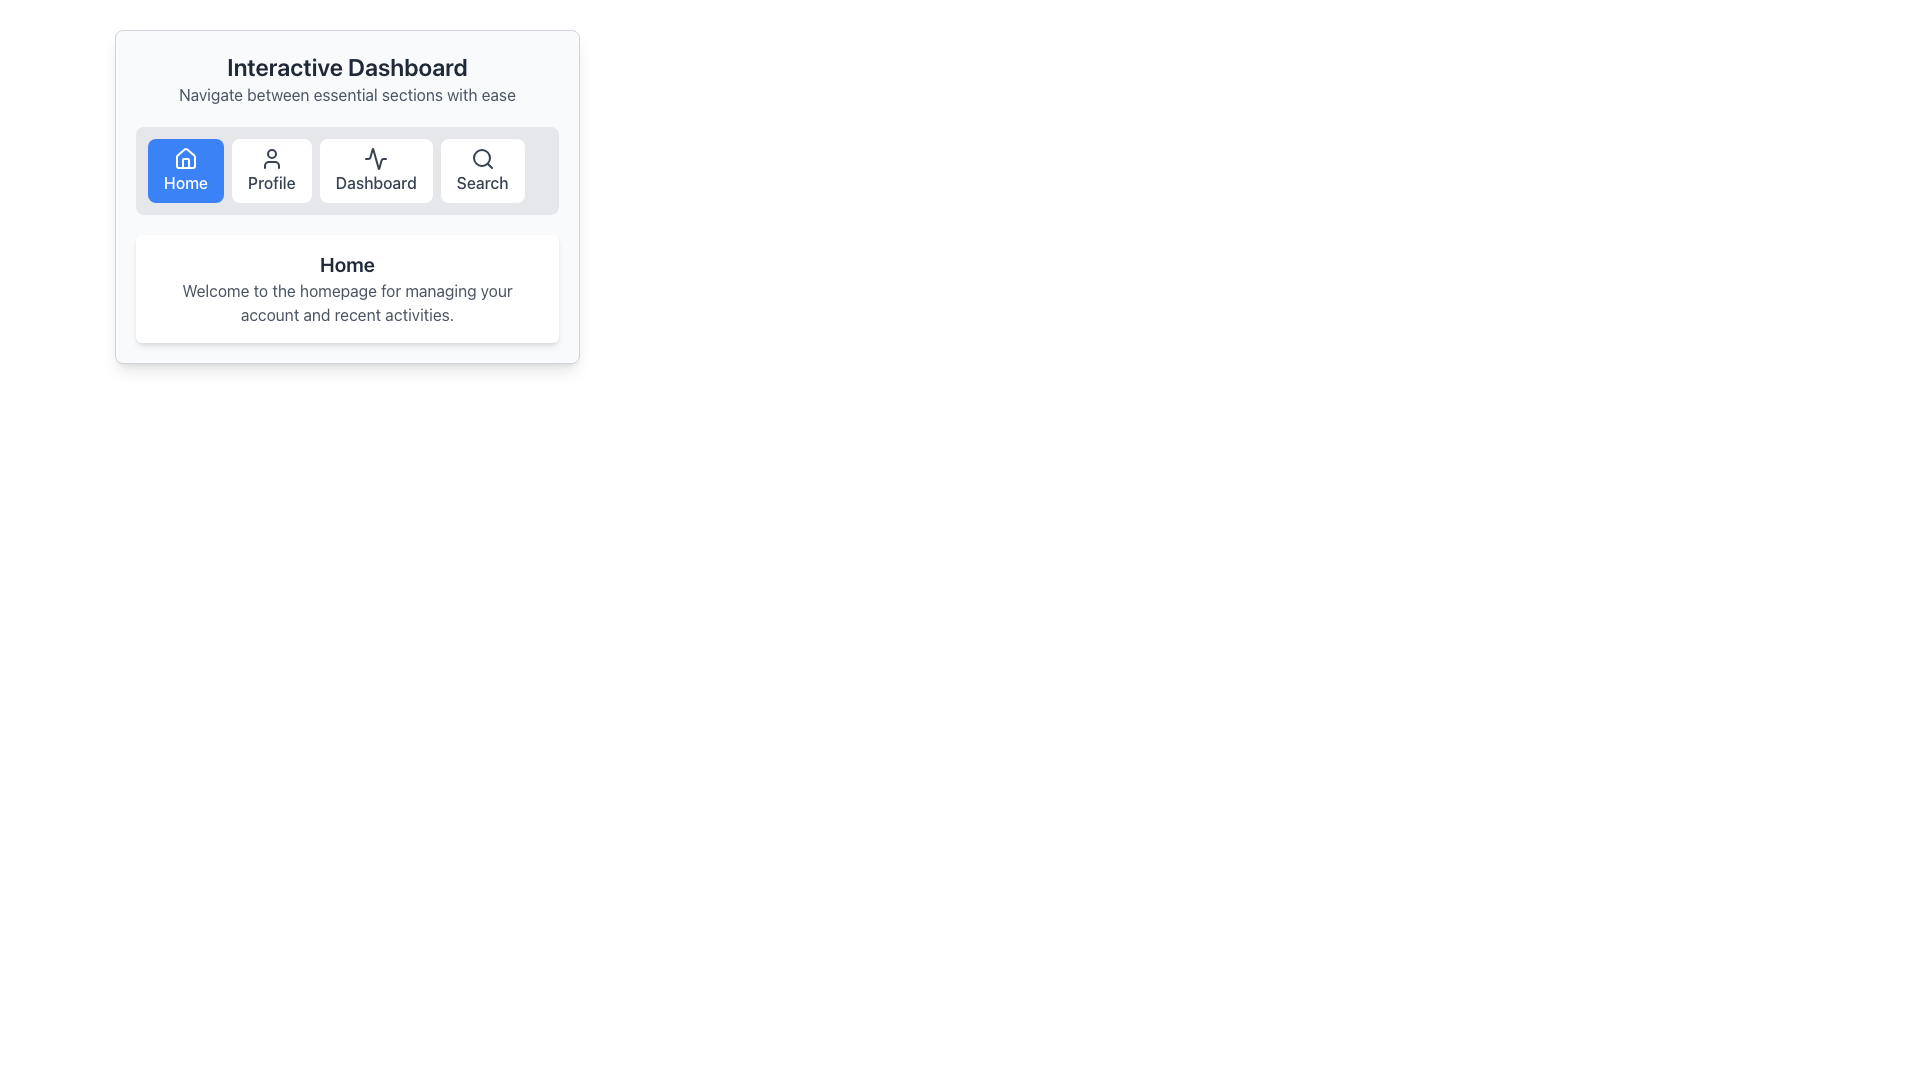 The width and height of the screenshot is (1920, 1080). What do you see at coordinates (482, 169) in the screenshot?
I see `the search button located in the horizontal menu bar to initiate a search` at bounding box center [482, 169].